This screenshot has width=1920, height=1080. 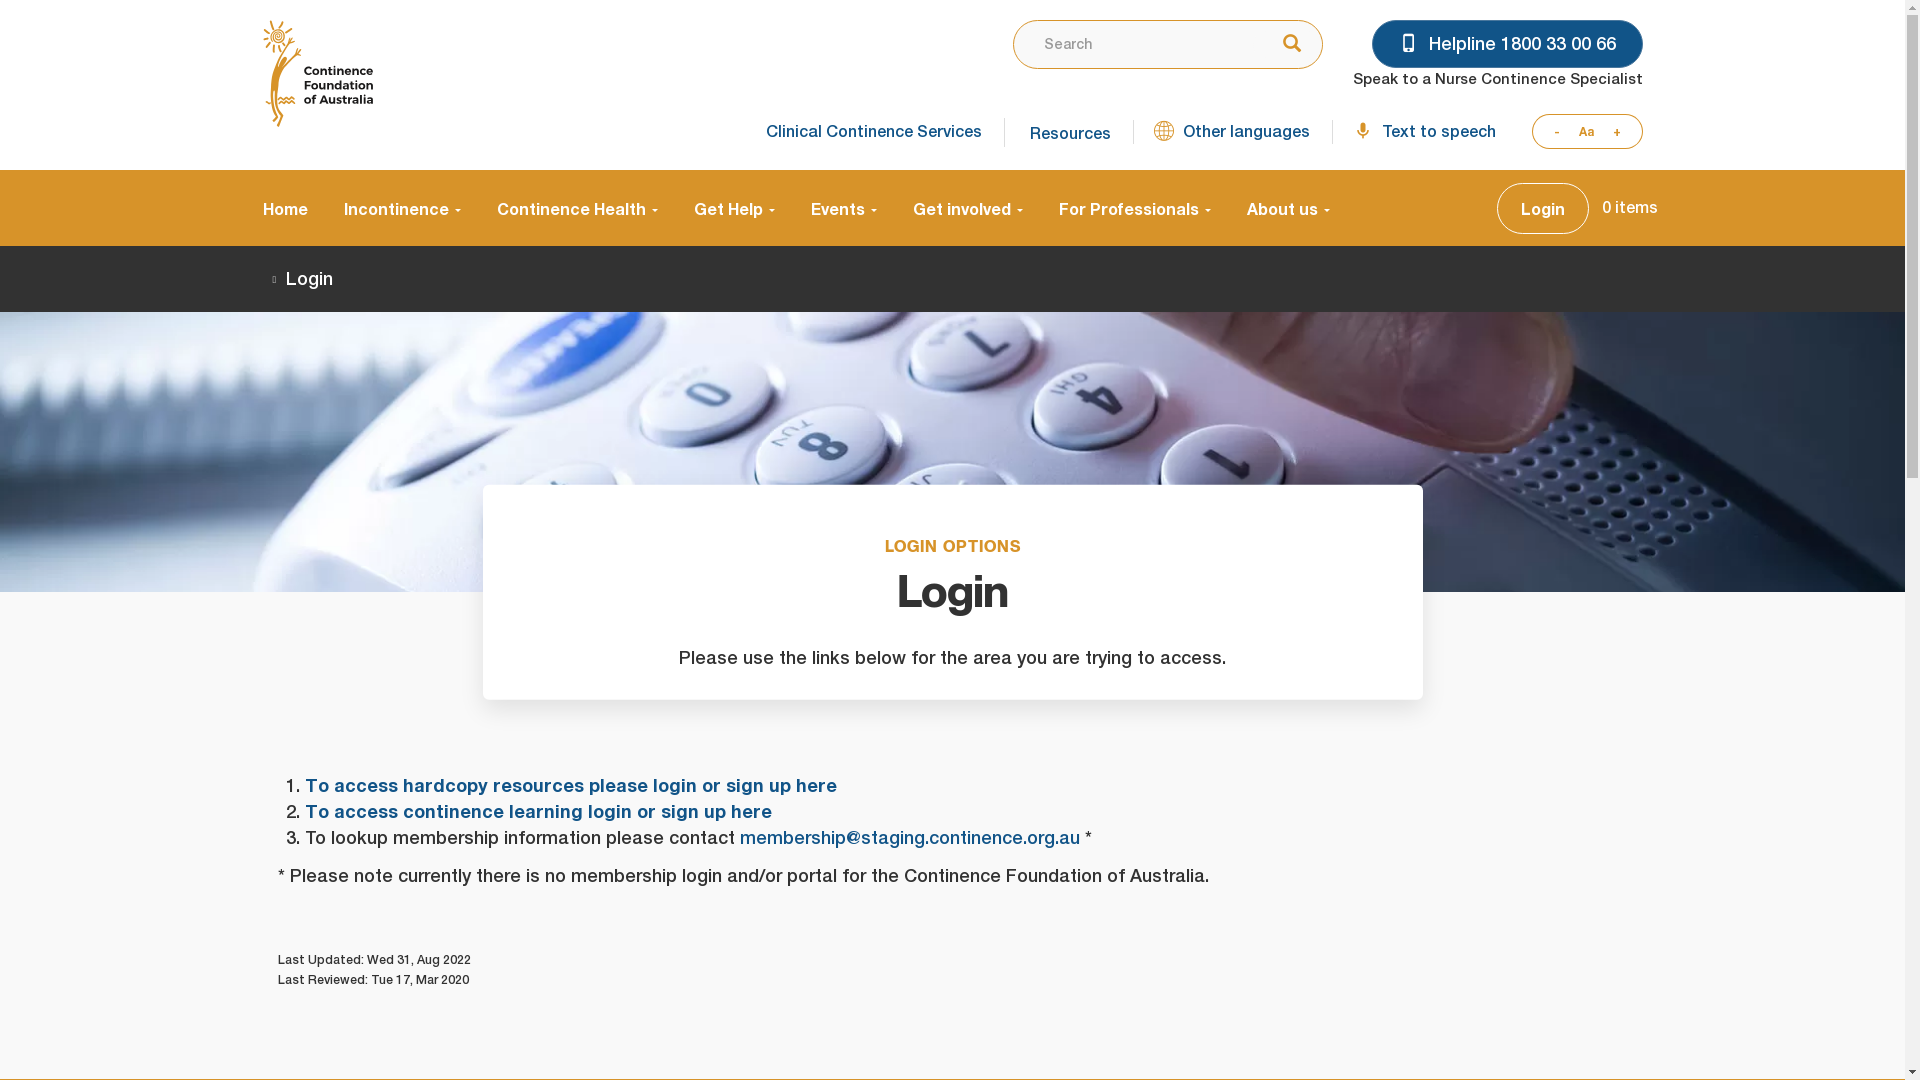 I want to click on '-', so click(x=1549, y=131).